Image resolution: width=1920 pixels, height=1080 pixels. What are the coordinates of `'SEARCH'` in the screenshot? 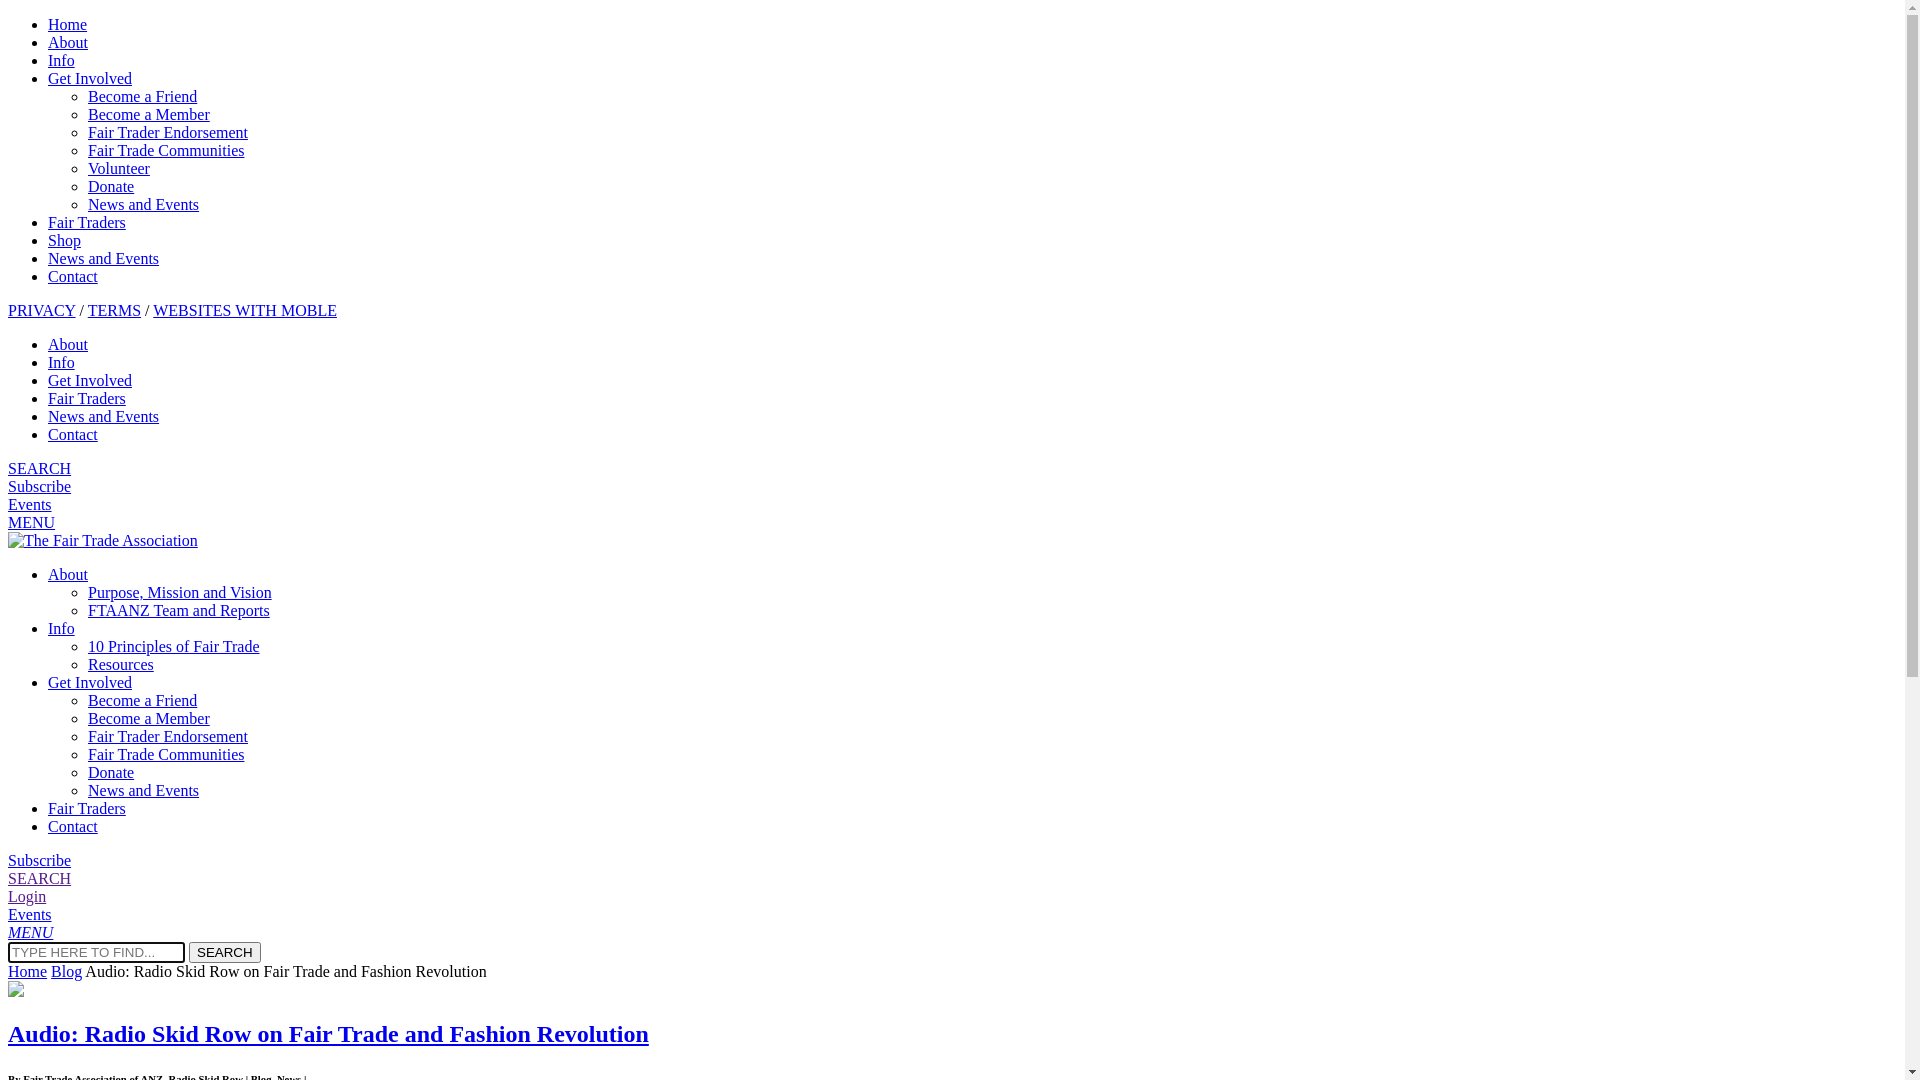 It's located at (225, 951).